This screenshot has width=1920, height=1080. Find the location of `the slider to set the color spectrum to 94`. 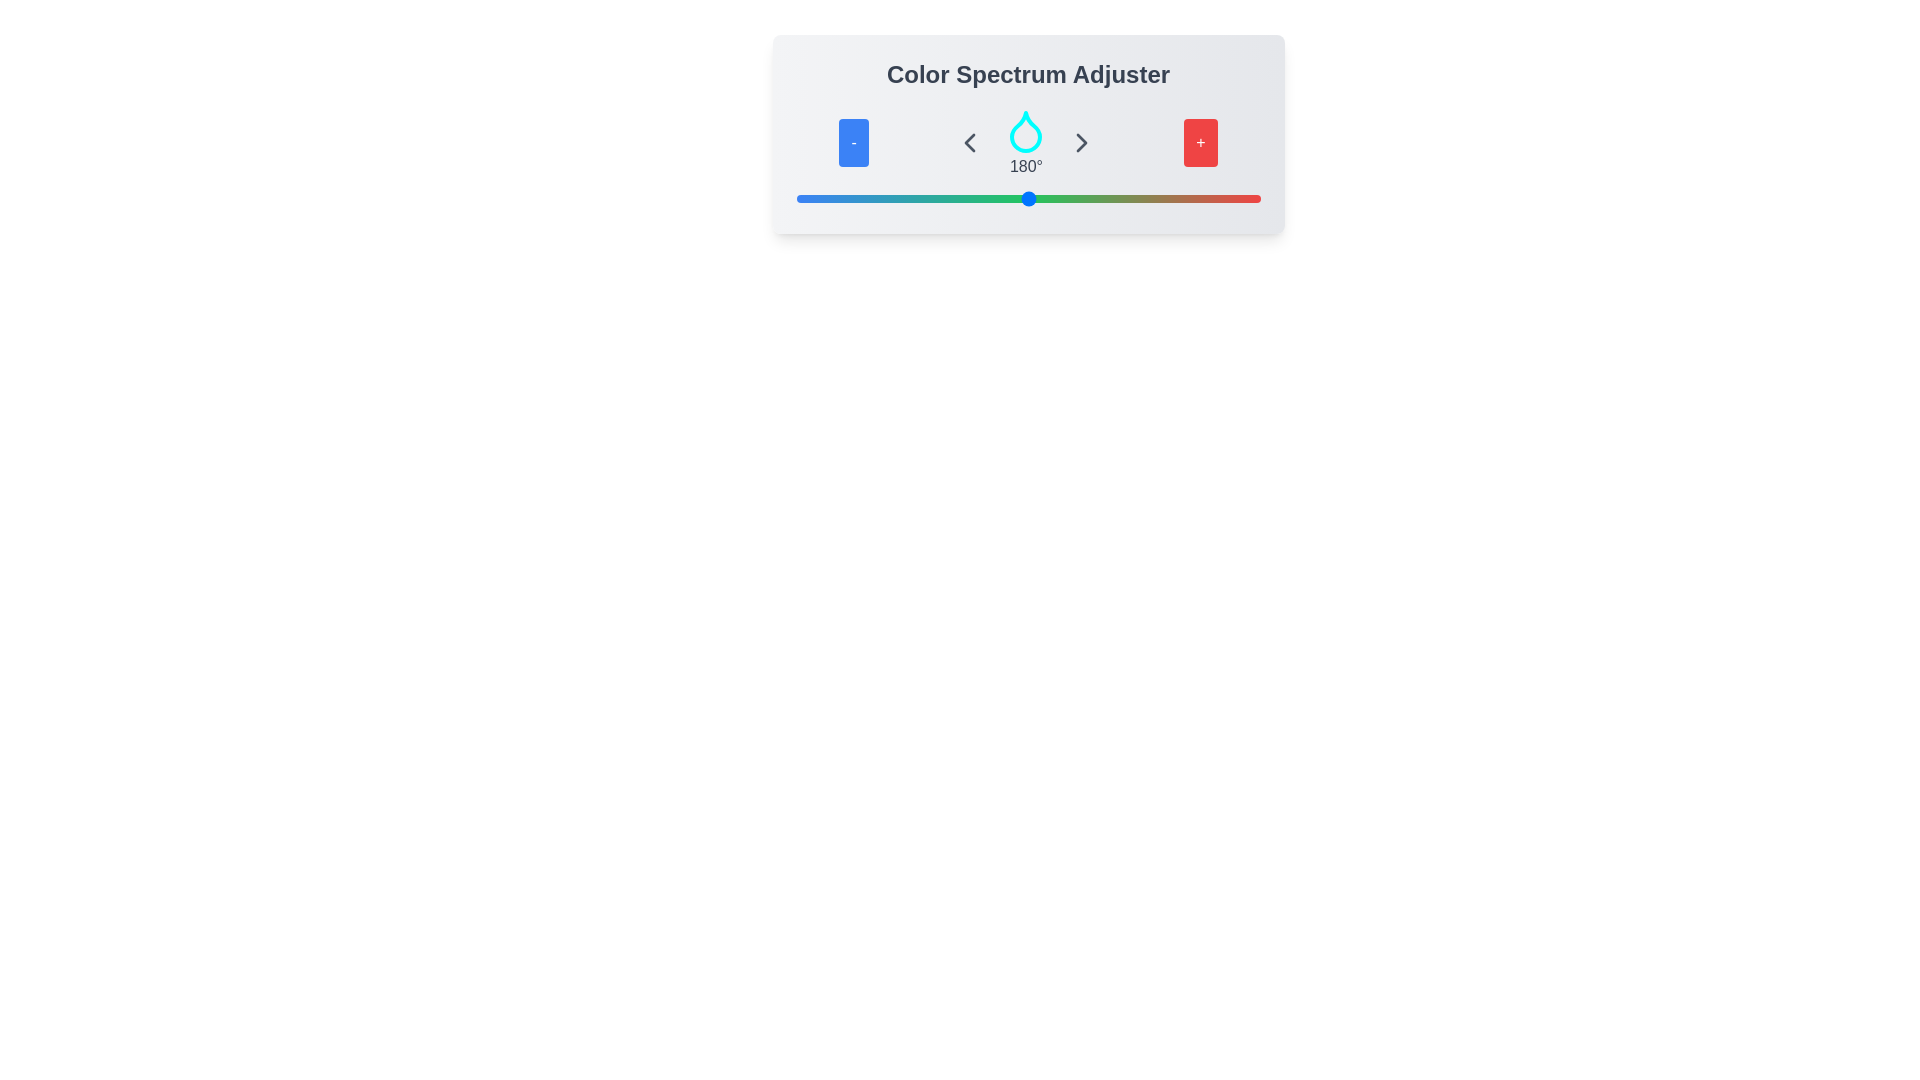

the slider to set the color spectrum to 94 is located at coordinates (916, 199).